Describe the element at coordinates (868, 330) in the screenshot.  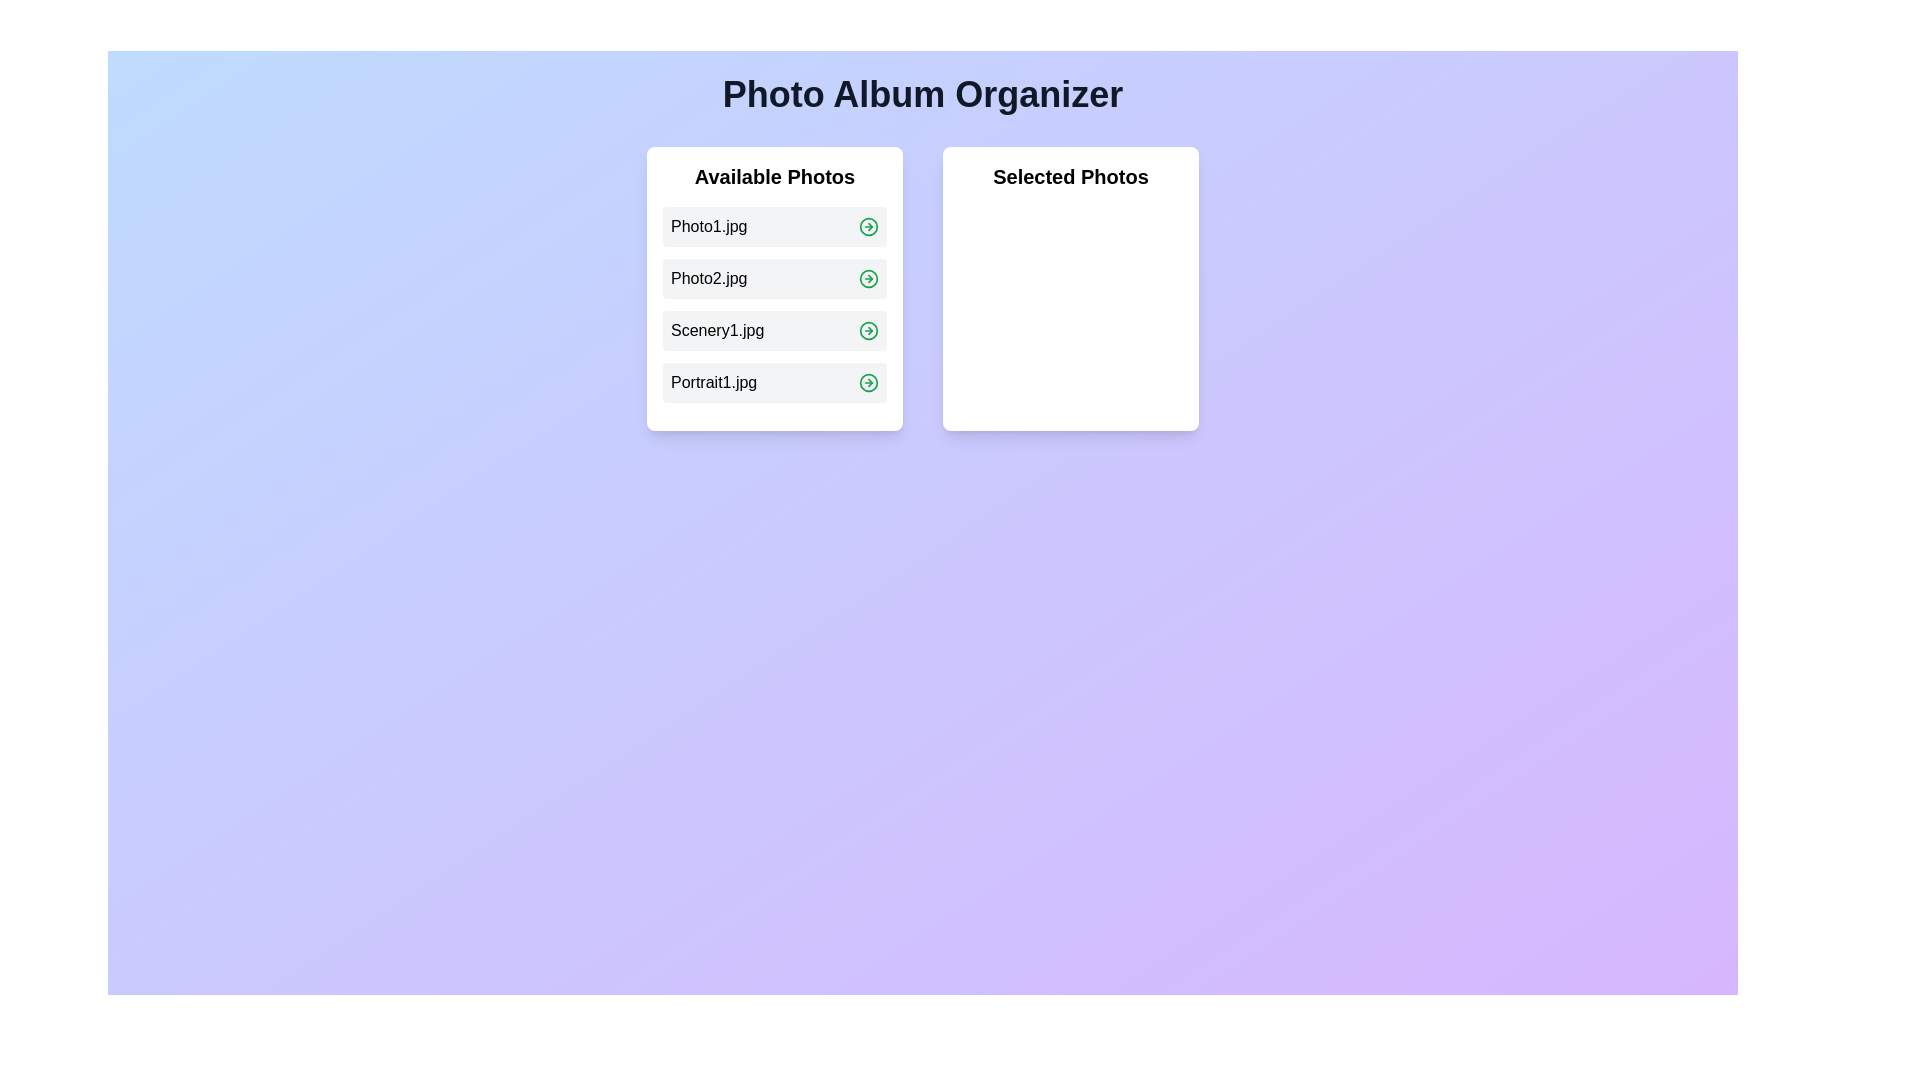
I see `the green arrow icon next to the photo named Scenery1.jpg to move it to the 'Selected Photos' list` at that location.